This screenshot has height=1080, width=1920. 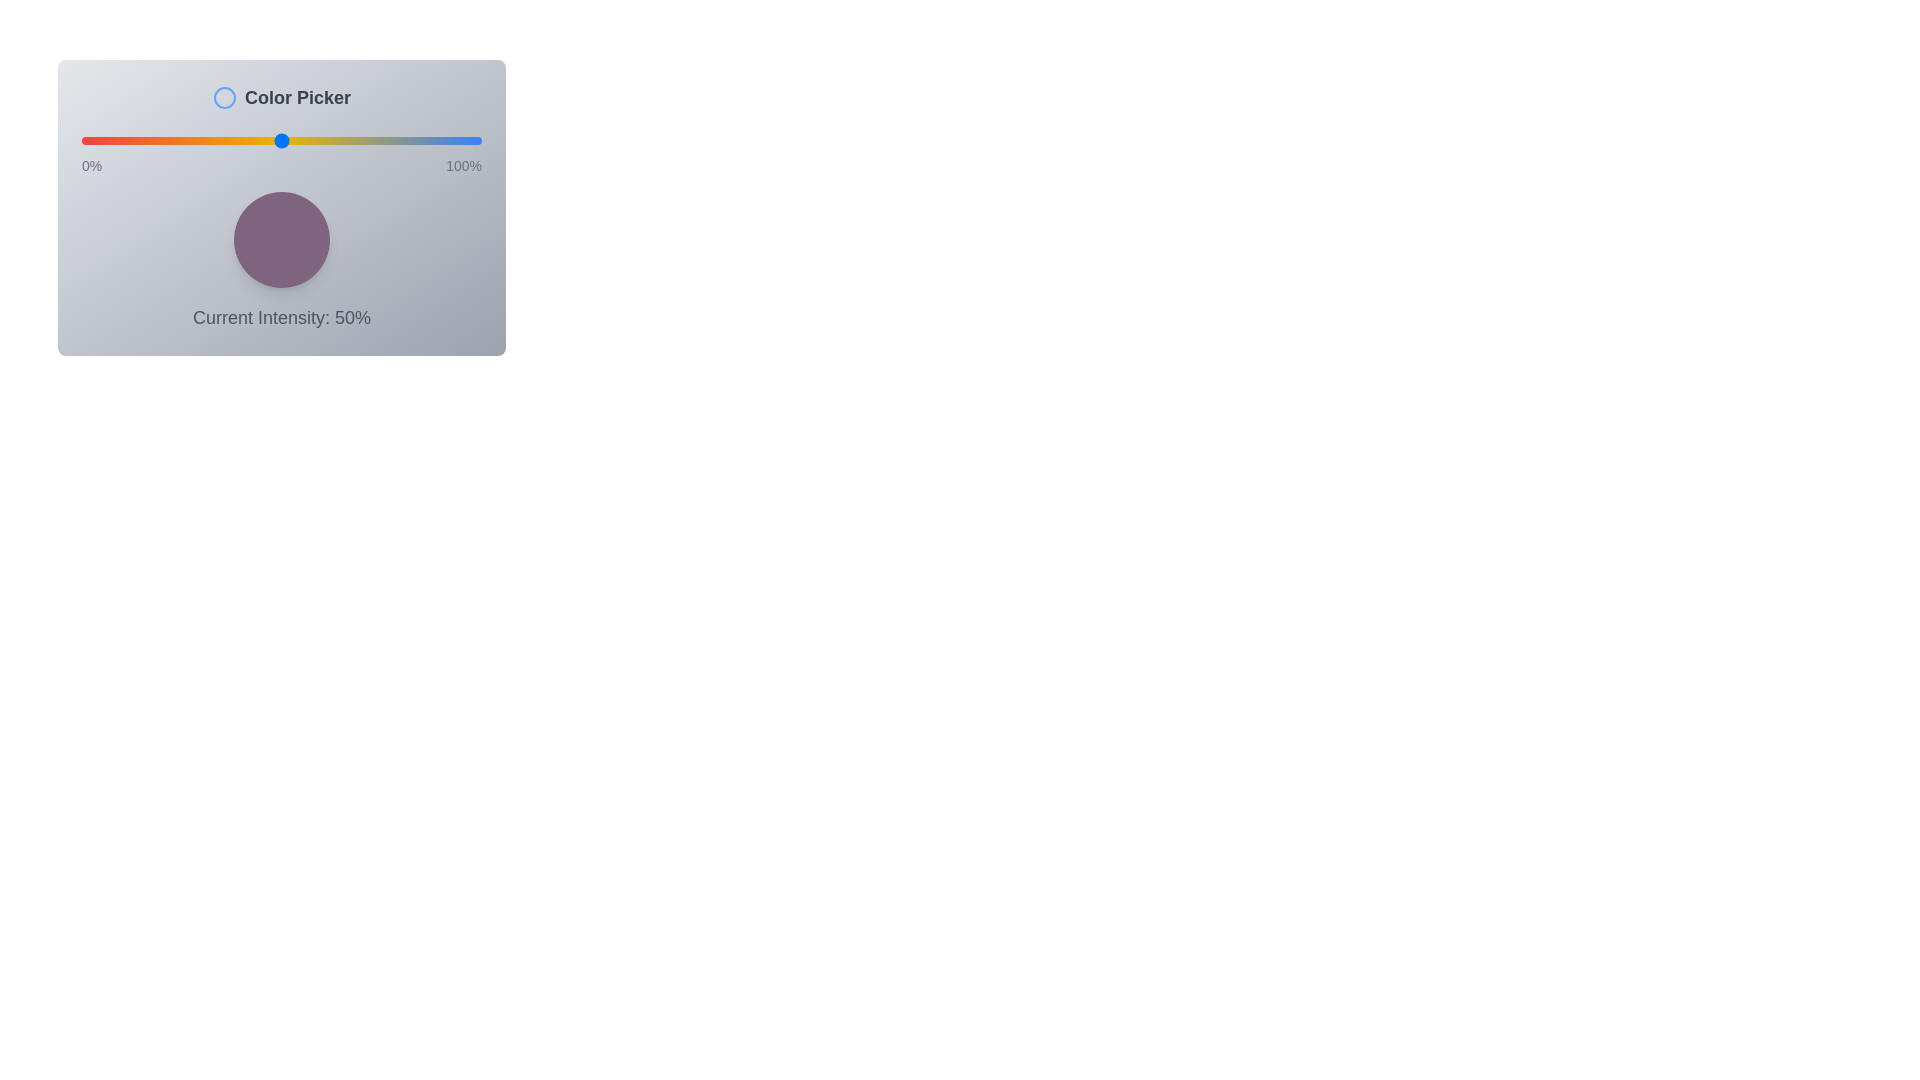 What do you see at coordinates (120, 140) in the screenshot?
I see `the intensity slider to 10%` at bounding box center [120, 140].